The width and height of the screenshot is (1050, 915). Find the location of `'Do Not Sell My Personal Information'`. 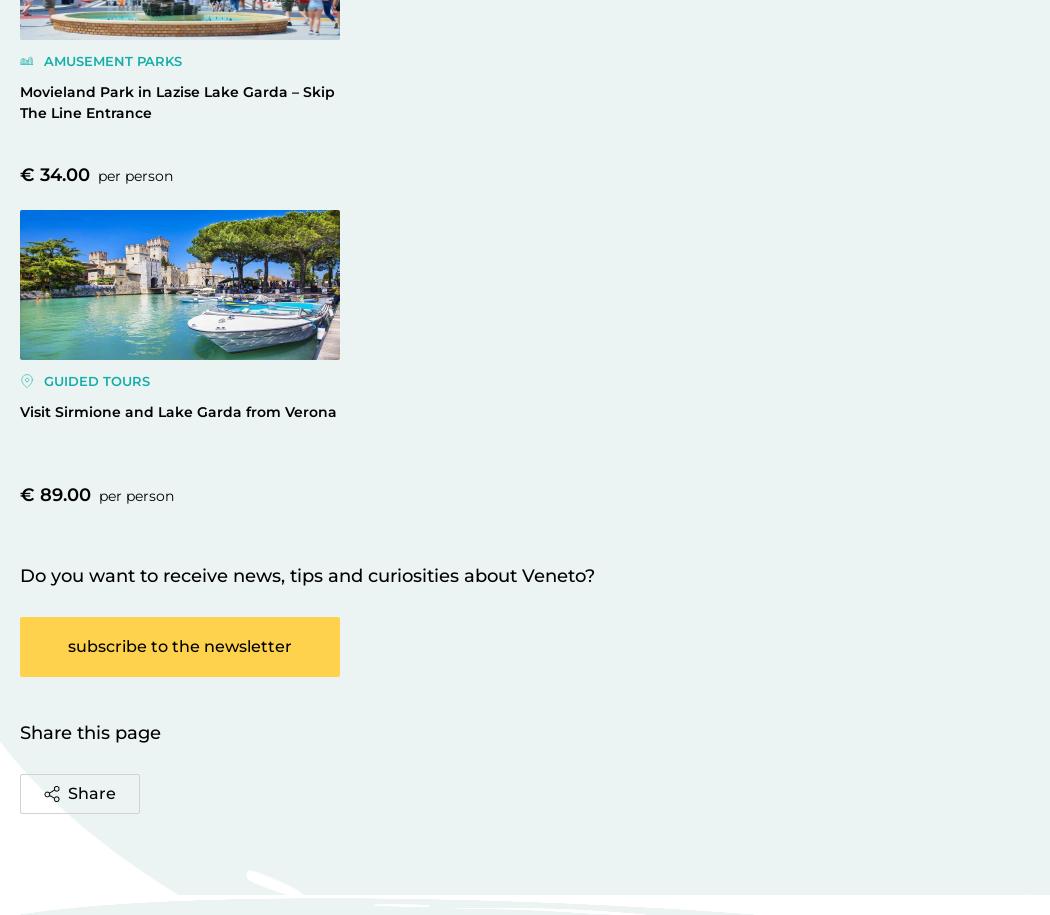

'Do Not Sell My Personal Information' is located at coordinates (661, 8).